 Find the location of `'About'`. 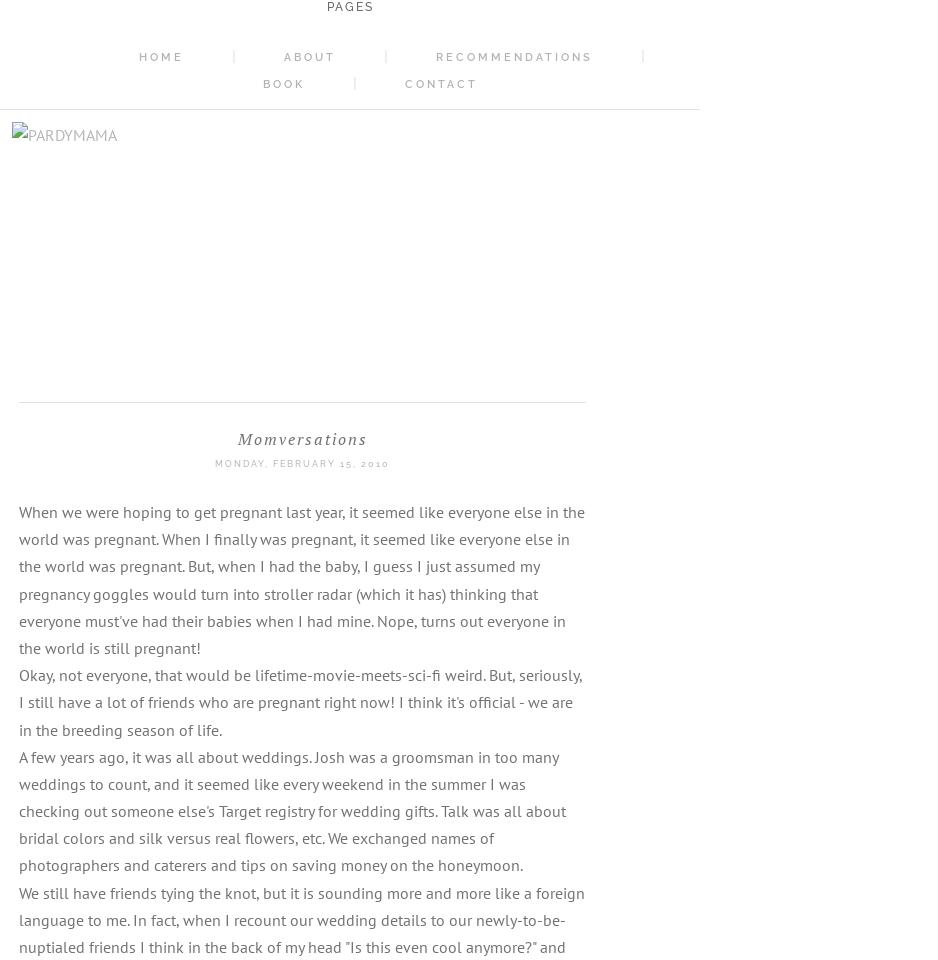

'About' is located at coordinates (284, 56).